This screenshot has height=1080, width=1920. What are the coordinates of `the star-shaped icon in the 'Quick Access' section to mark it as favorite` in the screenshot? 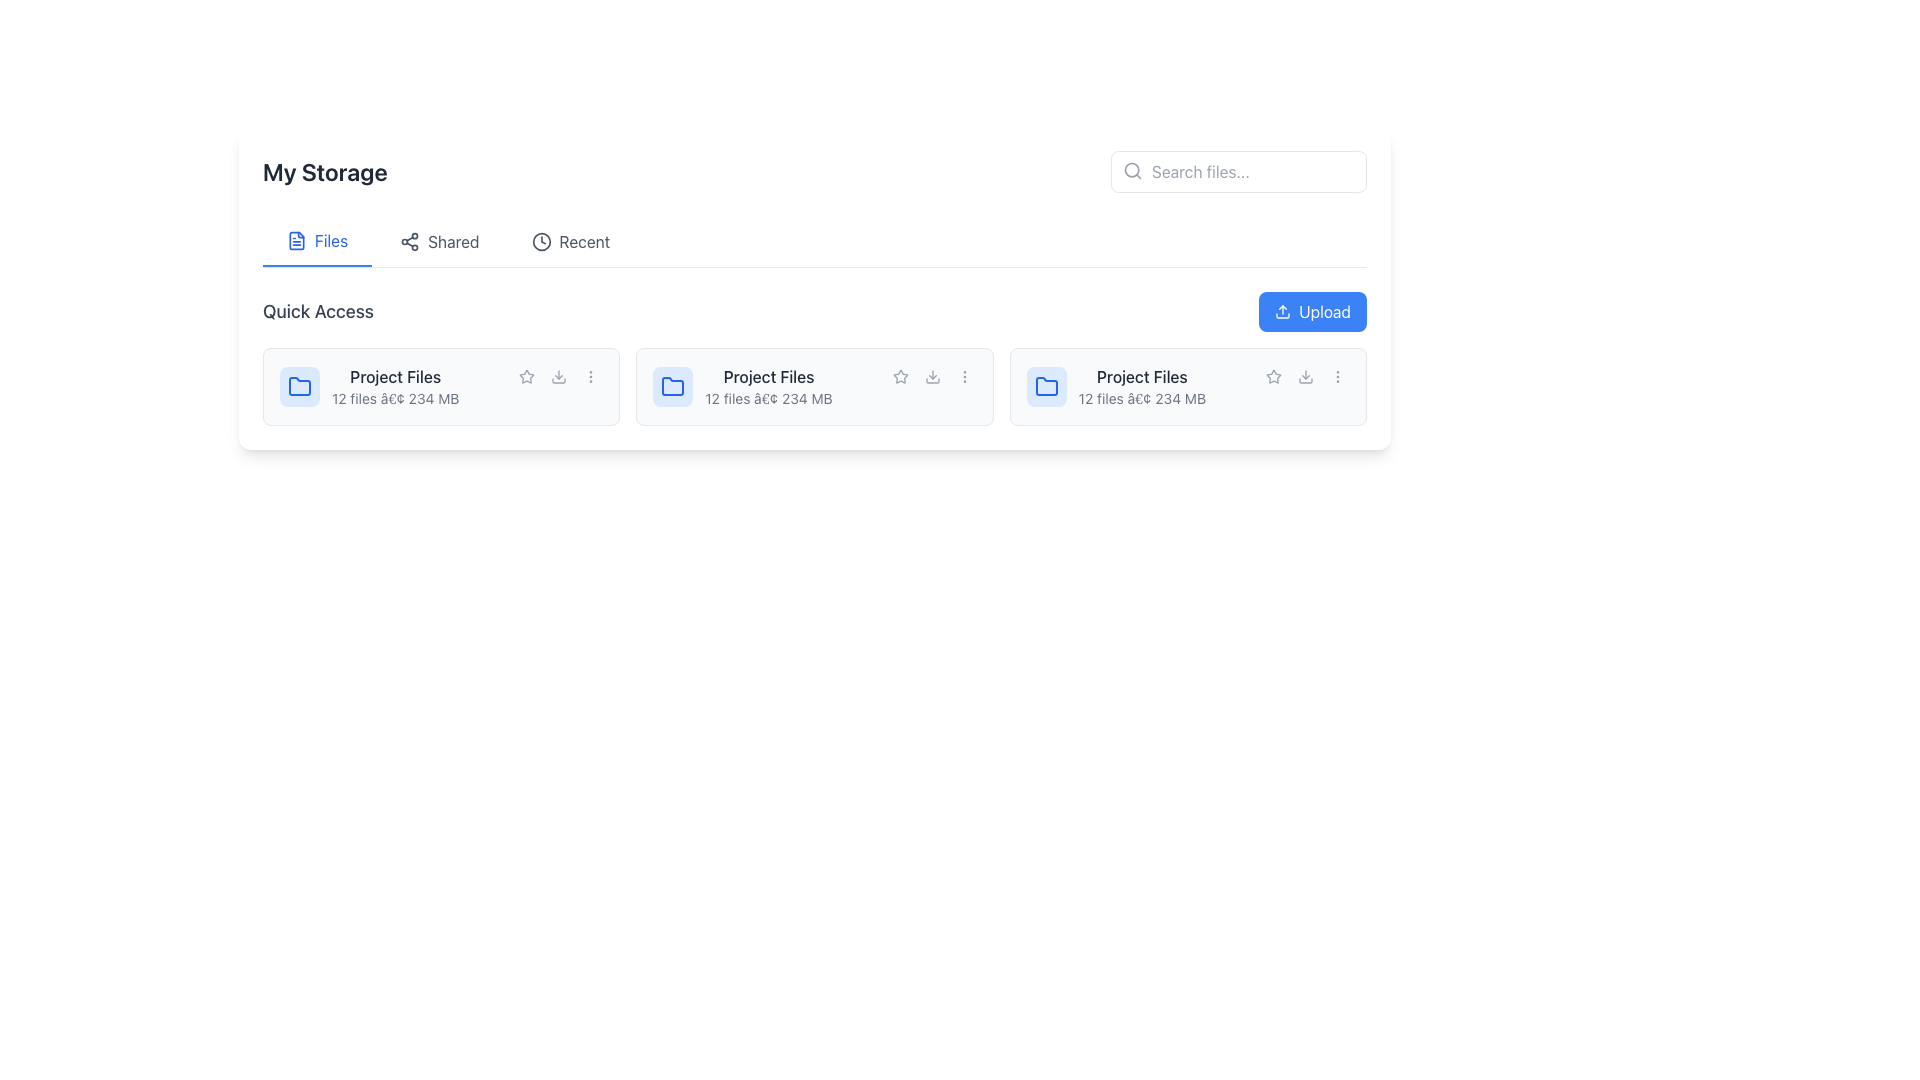 It's located at (899, 376).